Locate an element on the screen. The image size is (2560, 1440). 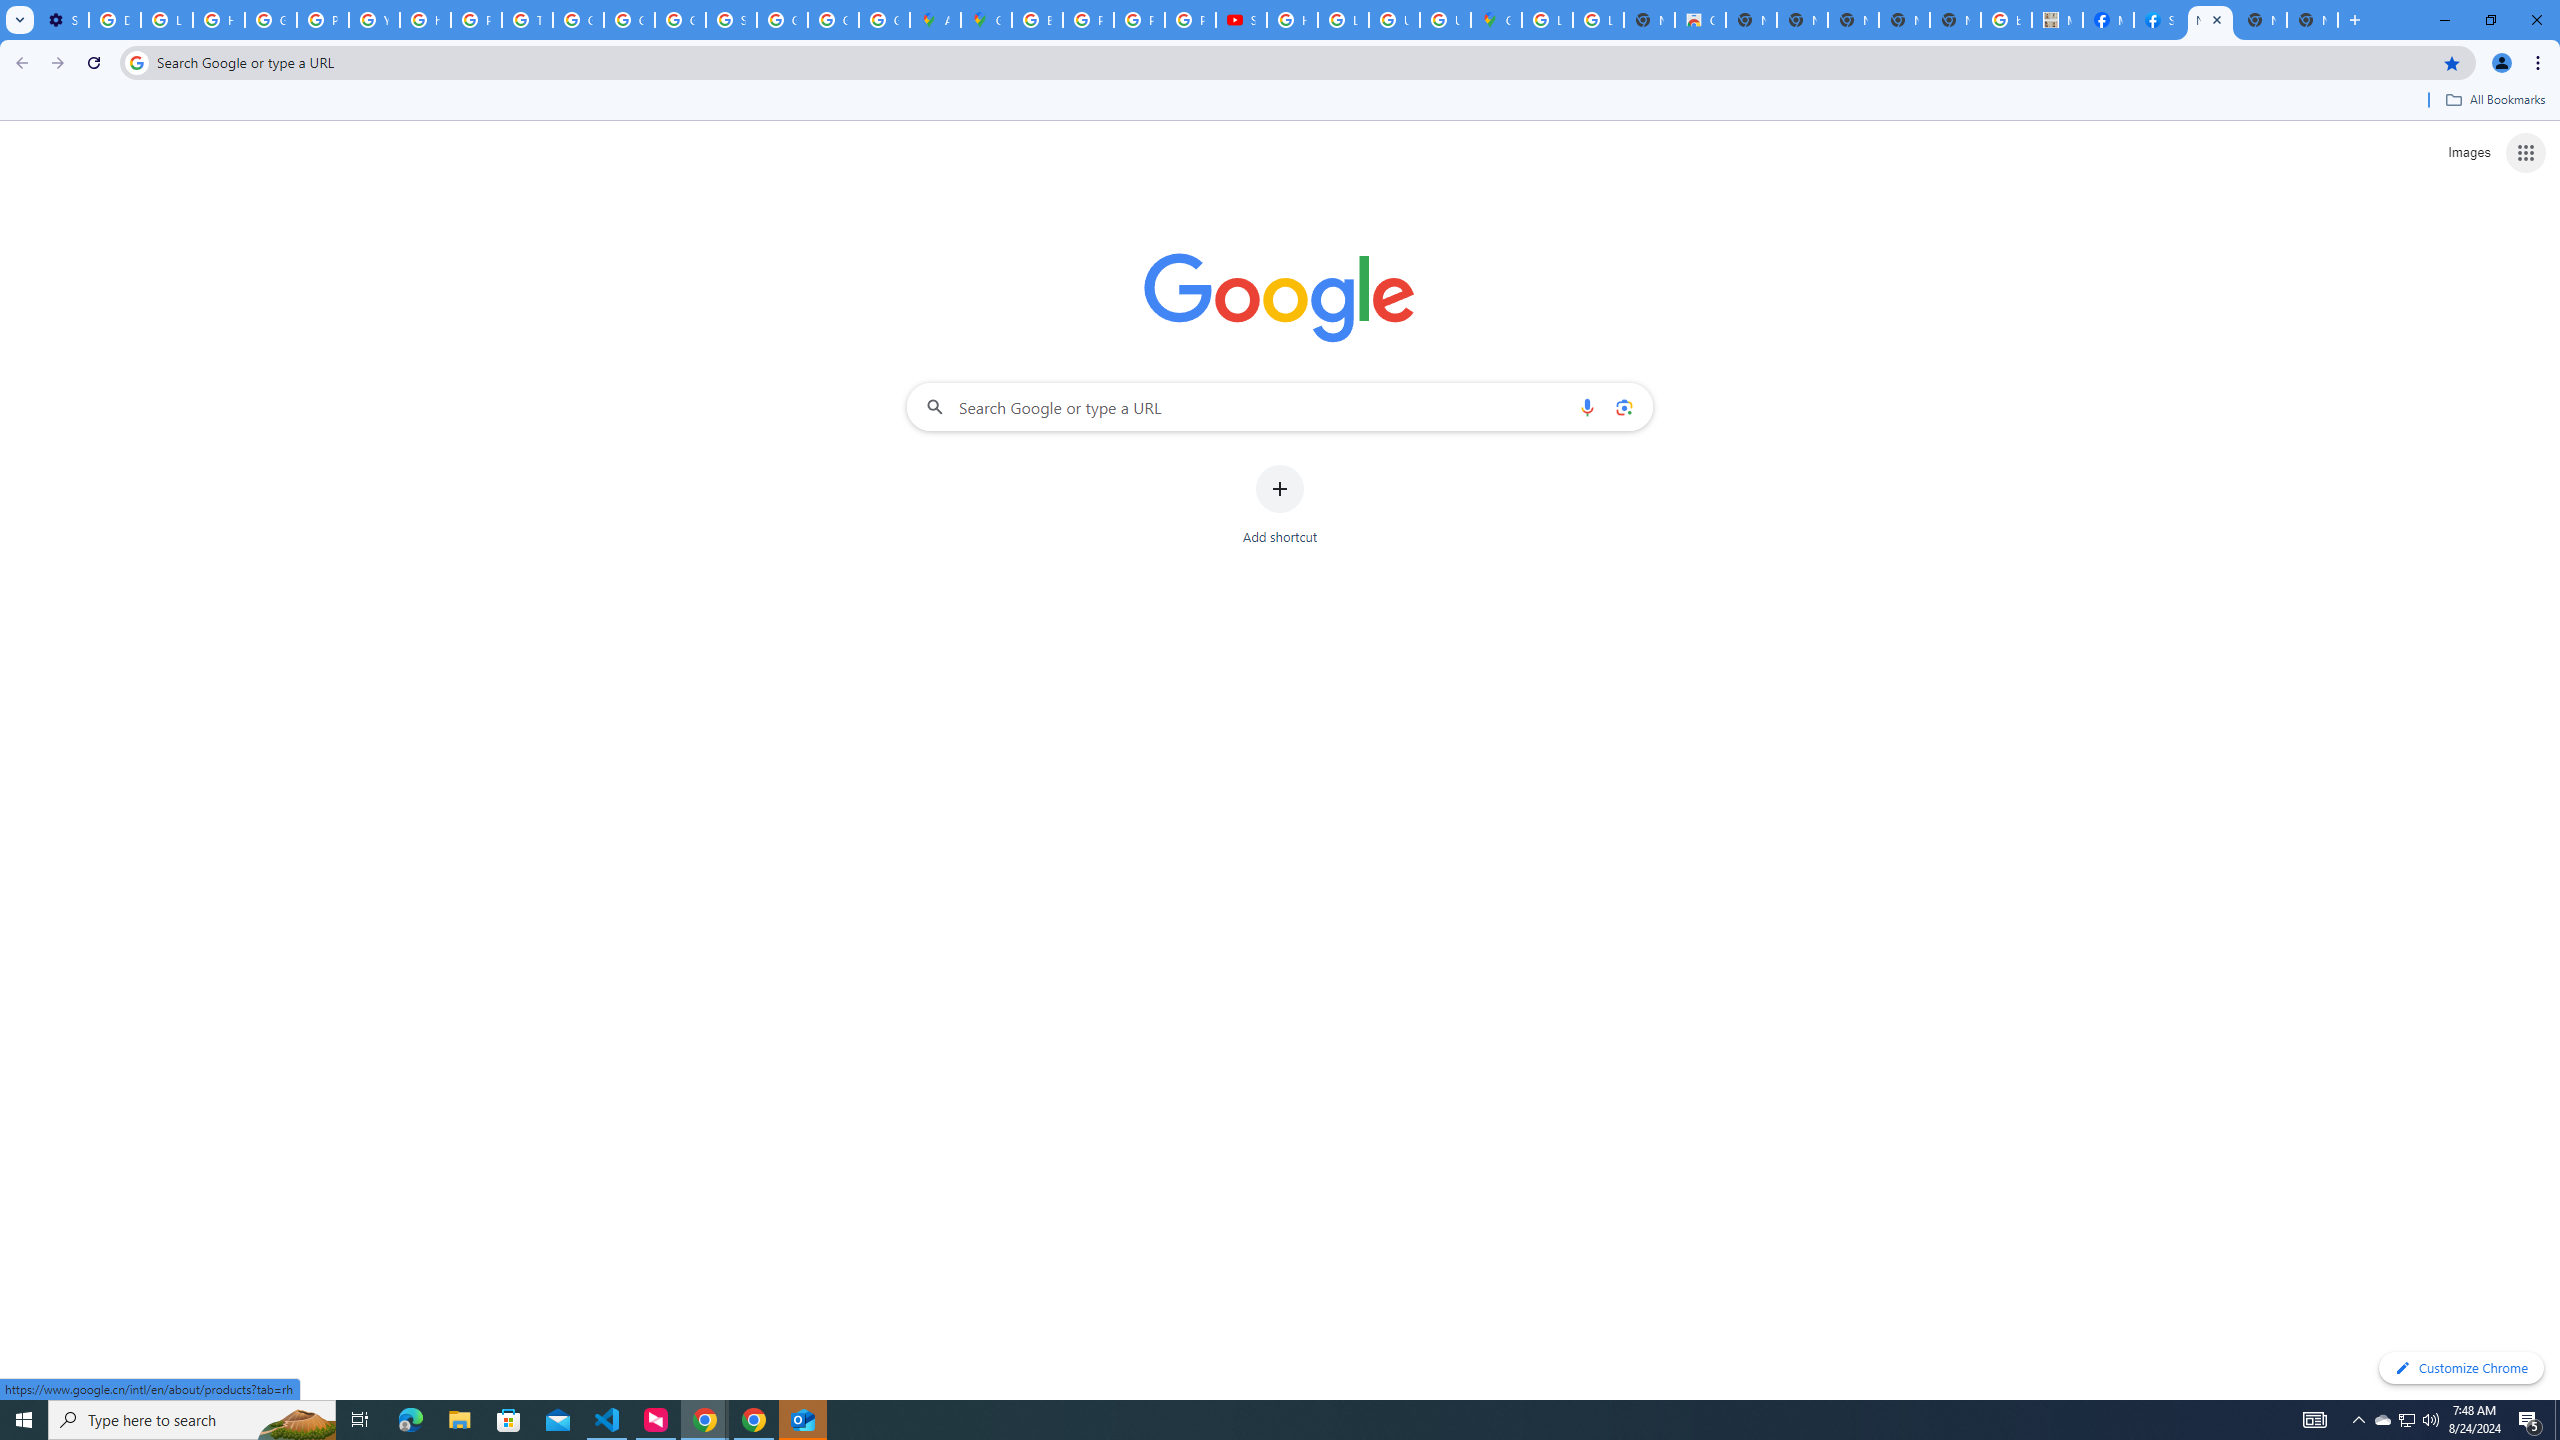
'Settings - Customize profile' is located at coordinates (61, 19).